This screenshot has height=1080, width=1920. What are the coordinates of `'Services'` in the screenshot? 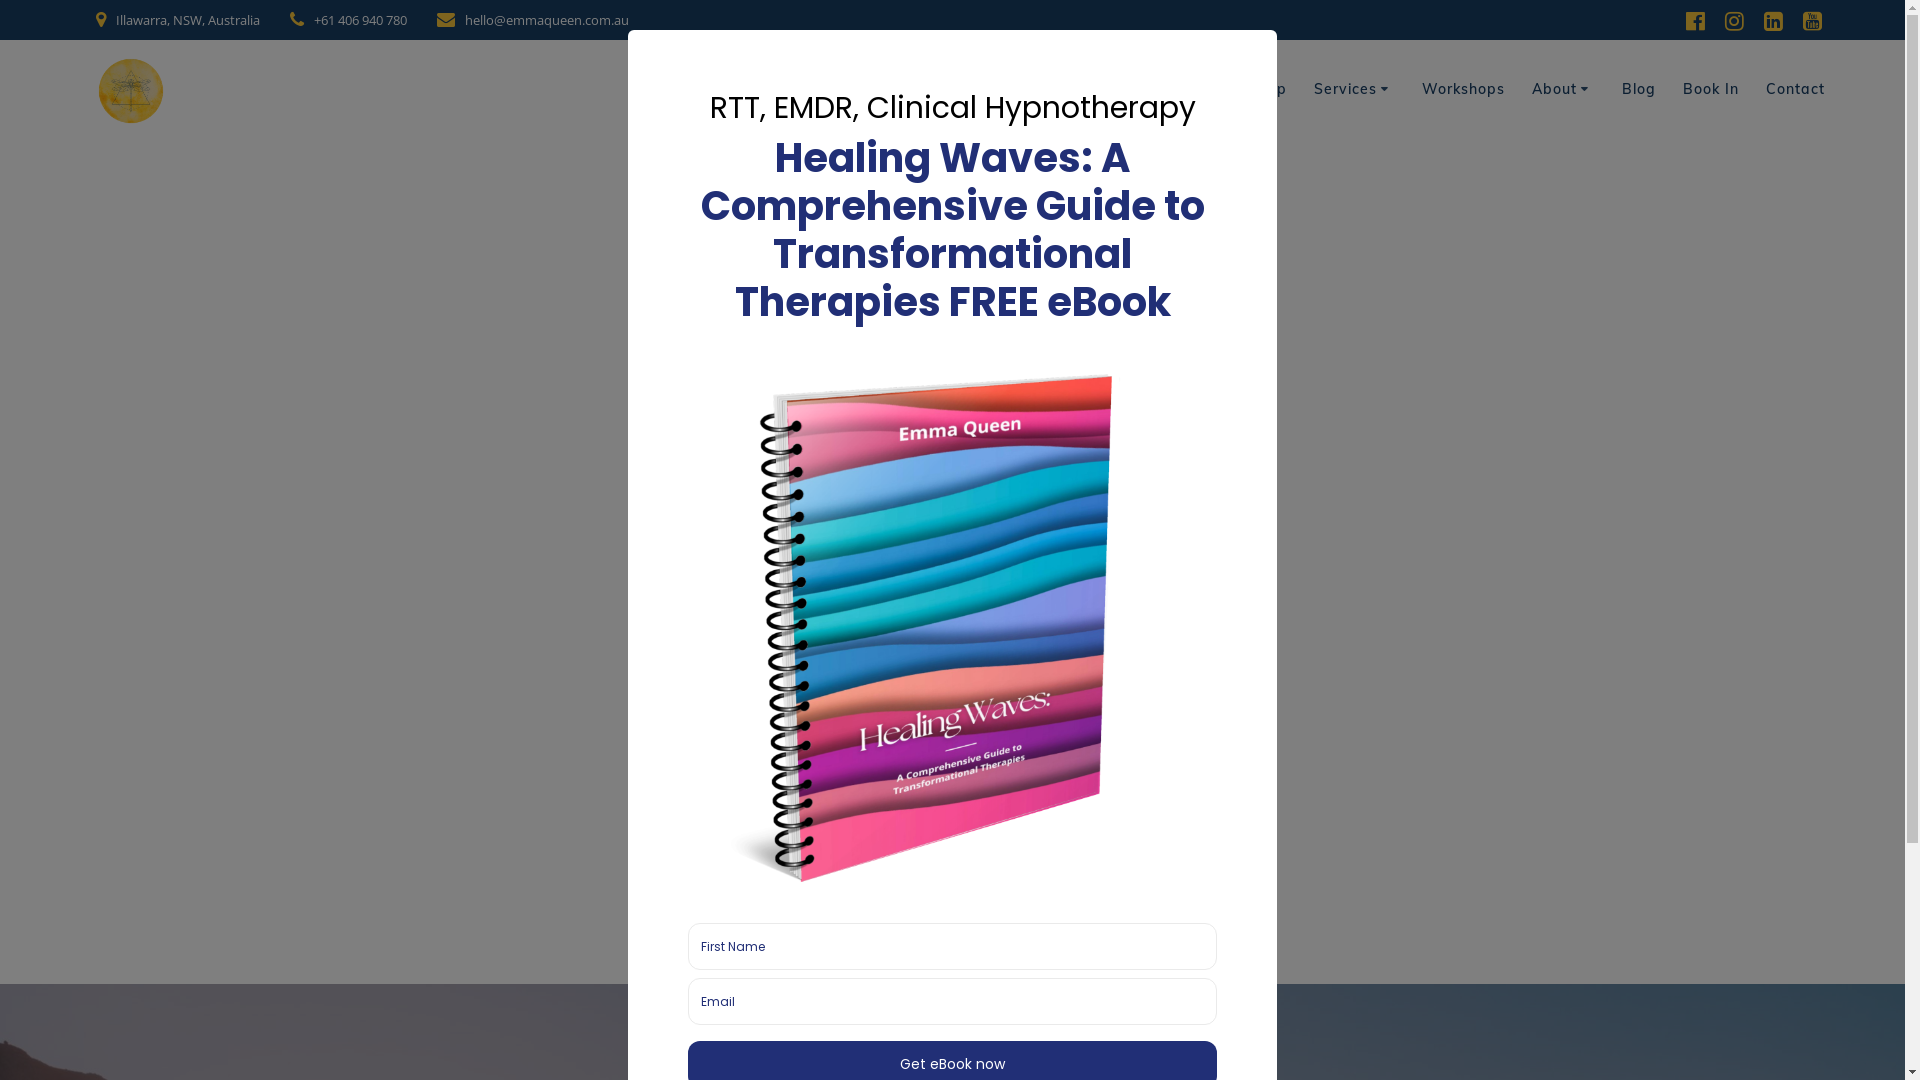 It's located at (1354, 90).